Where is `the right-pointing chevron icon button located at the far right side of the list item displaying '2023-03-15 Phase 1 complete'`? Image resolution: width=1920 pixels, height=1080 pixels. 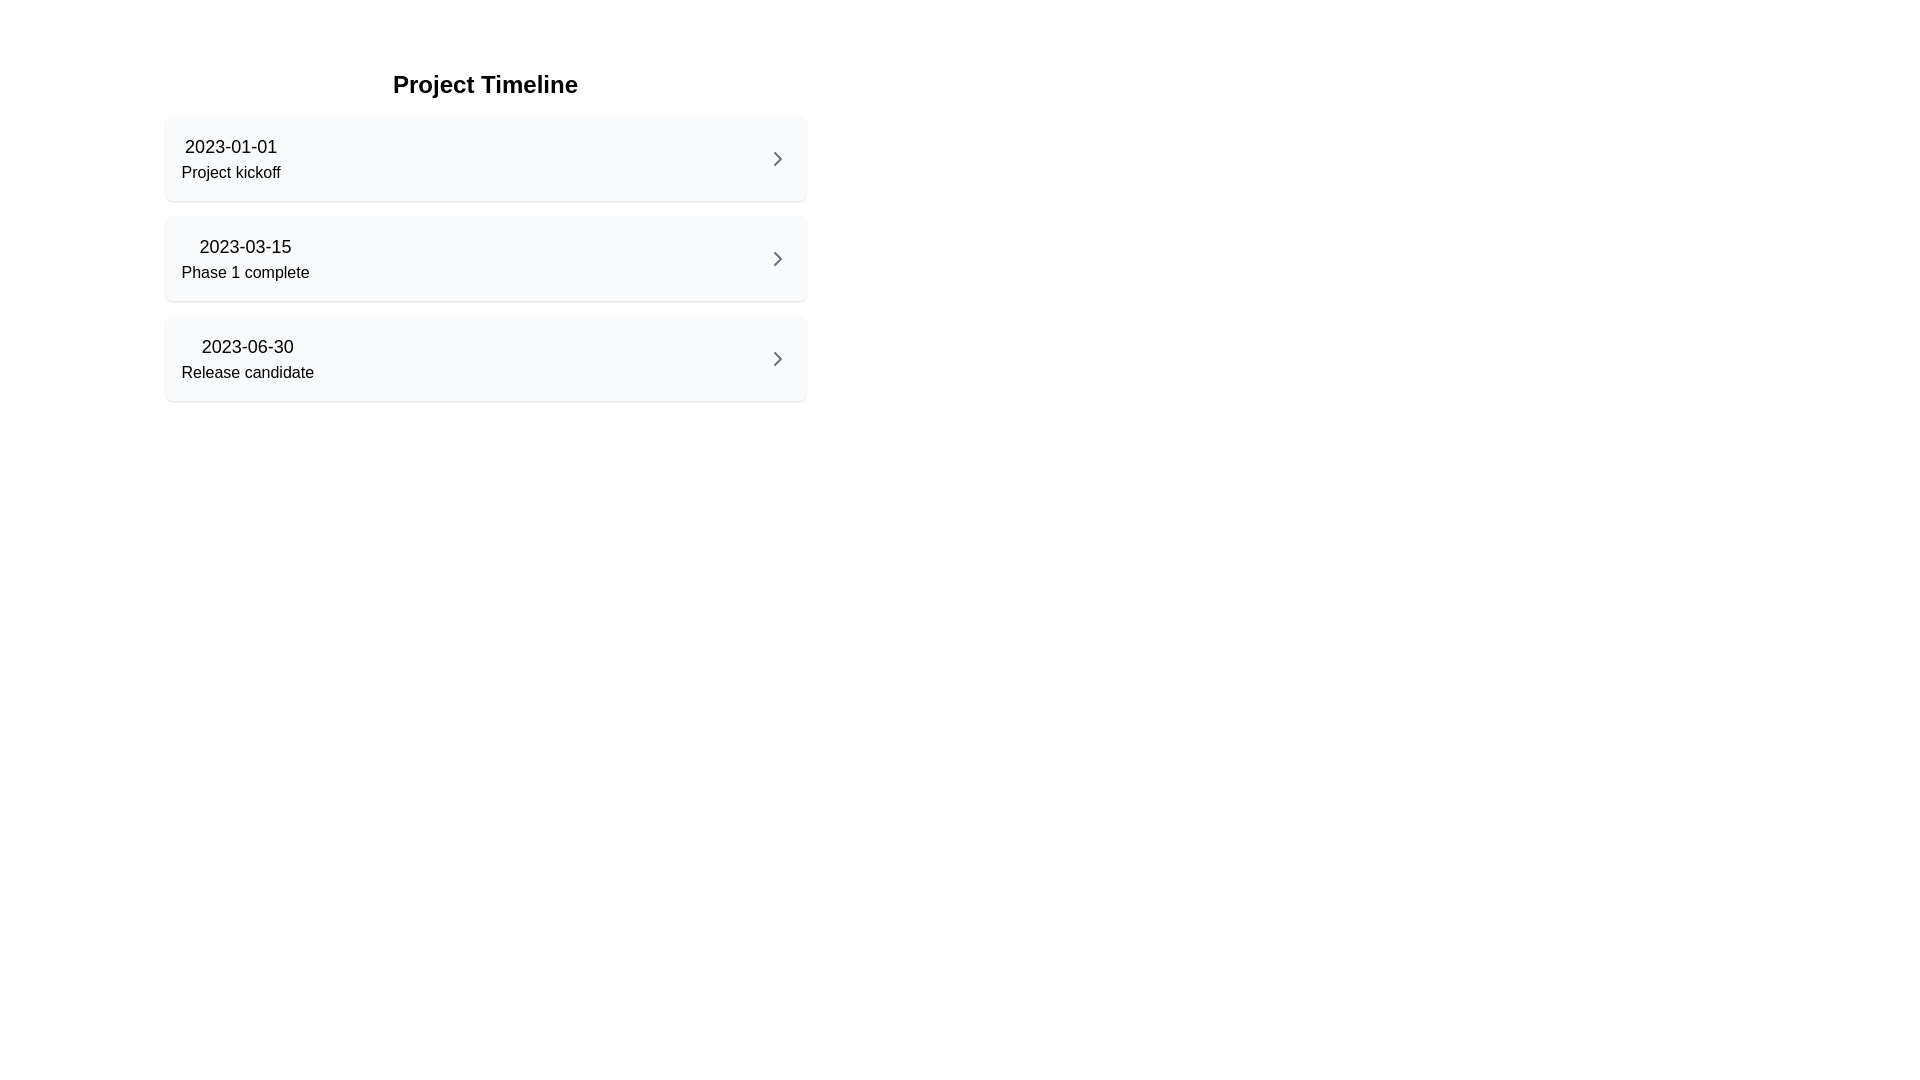 the right-pointing chevron icon button located at the far right side of the list item displaying '2023-03-15 Phase 1 complete' is located at coordinates (776, 257).